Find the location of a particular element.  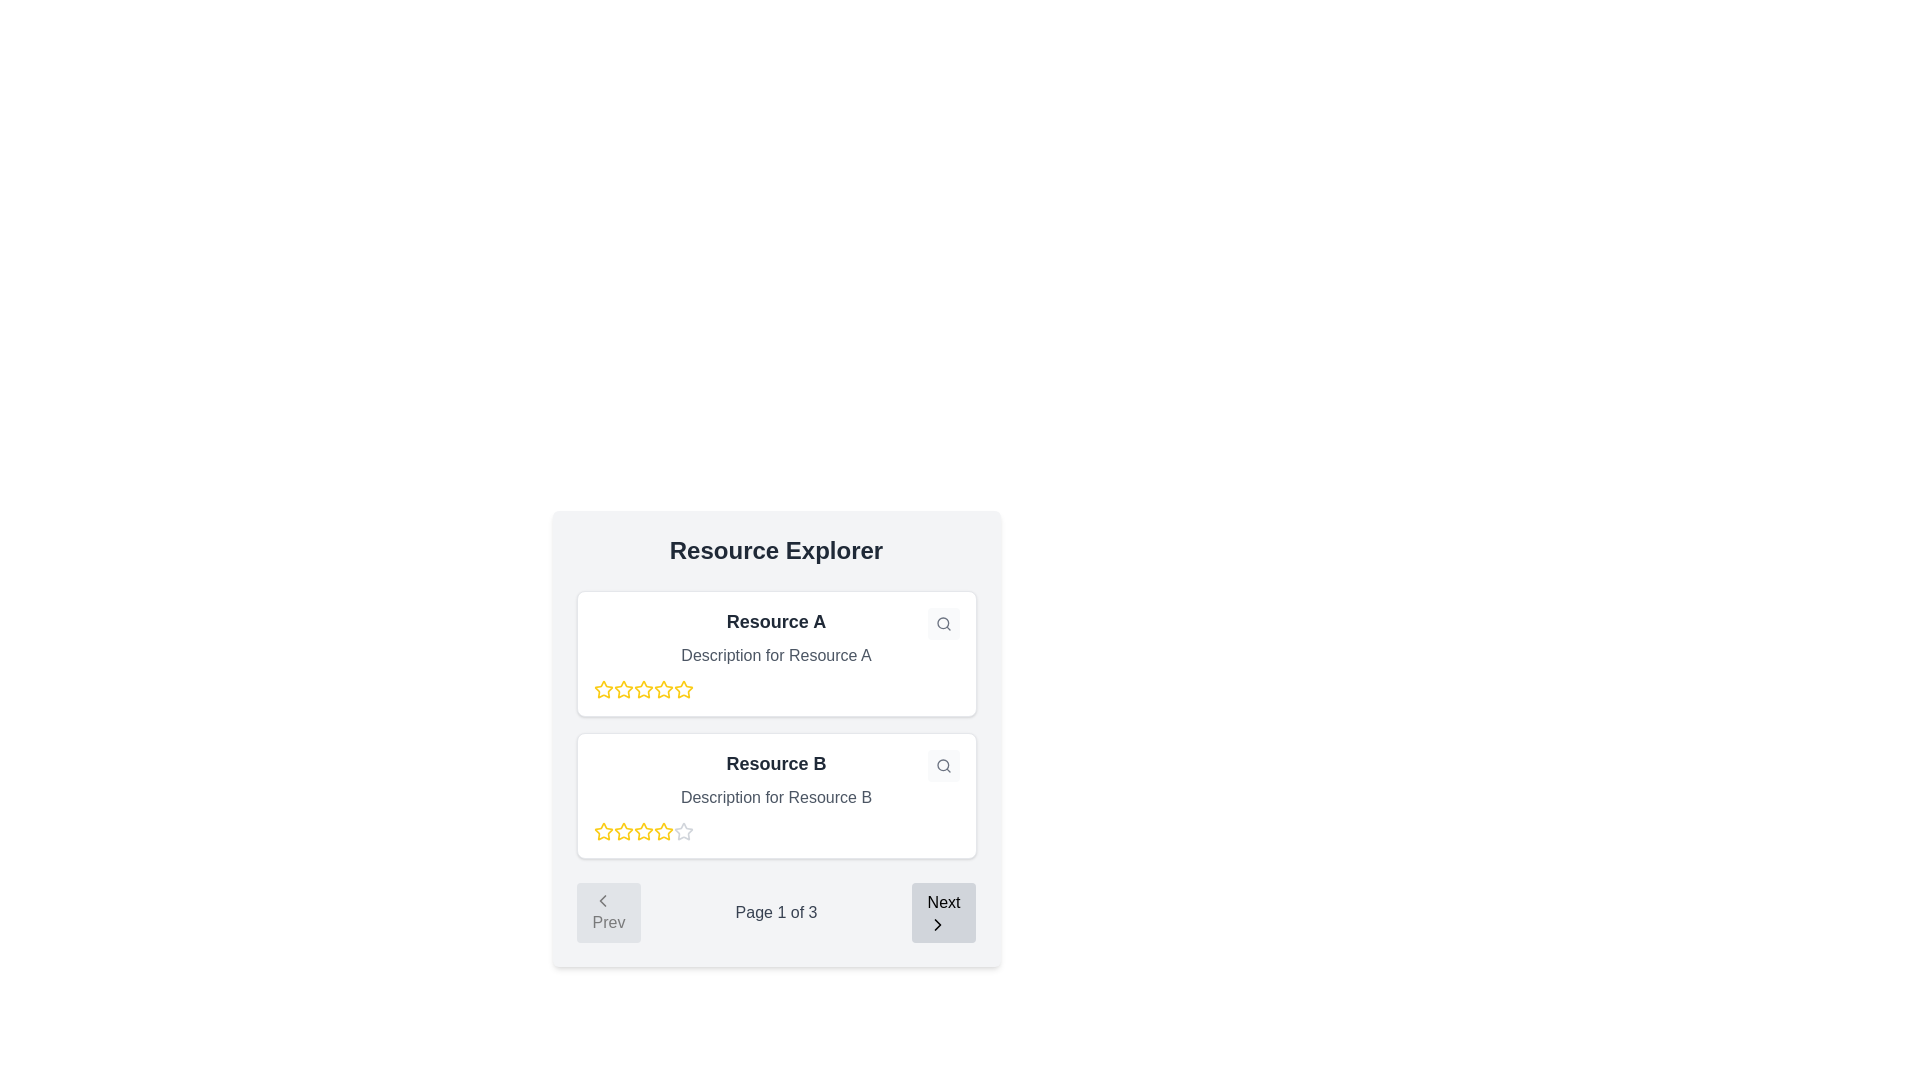

'Page 1 of 3' text displayed in the center of the pagination control located at the bottom of the 'Resource Explorer' section is located at coordinates (775, 913).